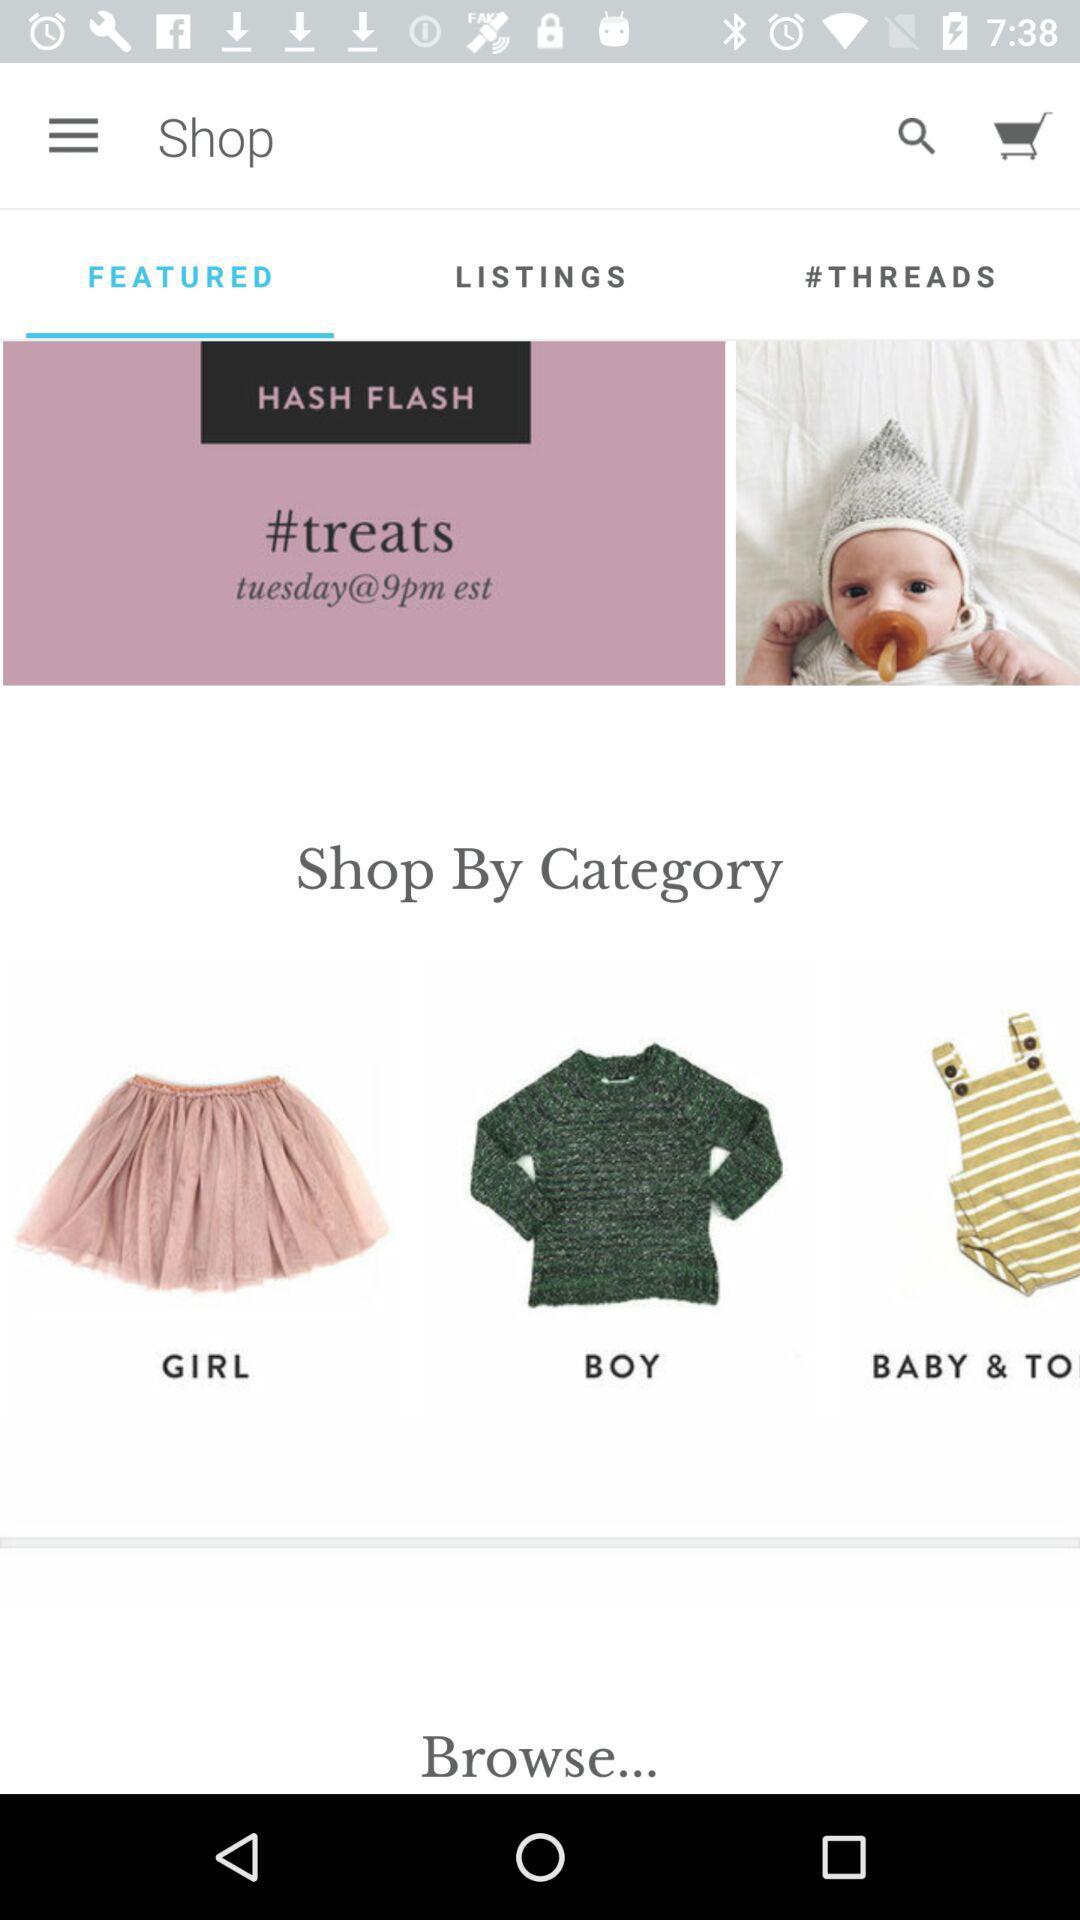 The width and height of the screenshot is (1080, 1920). What do you see at coordinates (1023, 135) in the screenshot?
I see `second icon which is top right corner` at bounding box center [1023, 135].